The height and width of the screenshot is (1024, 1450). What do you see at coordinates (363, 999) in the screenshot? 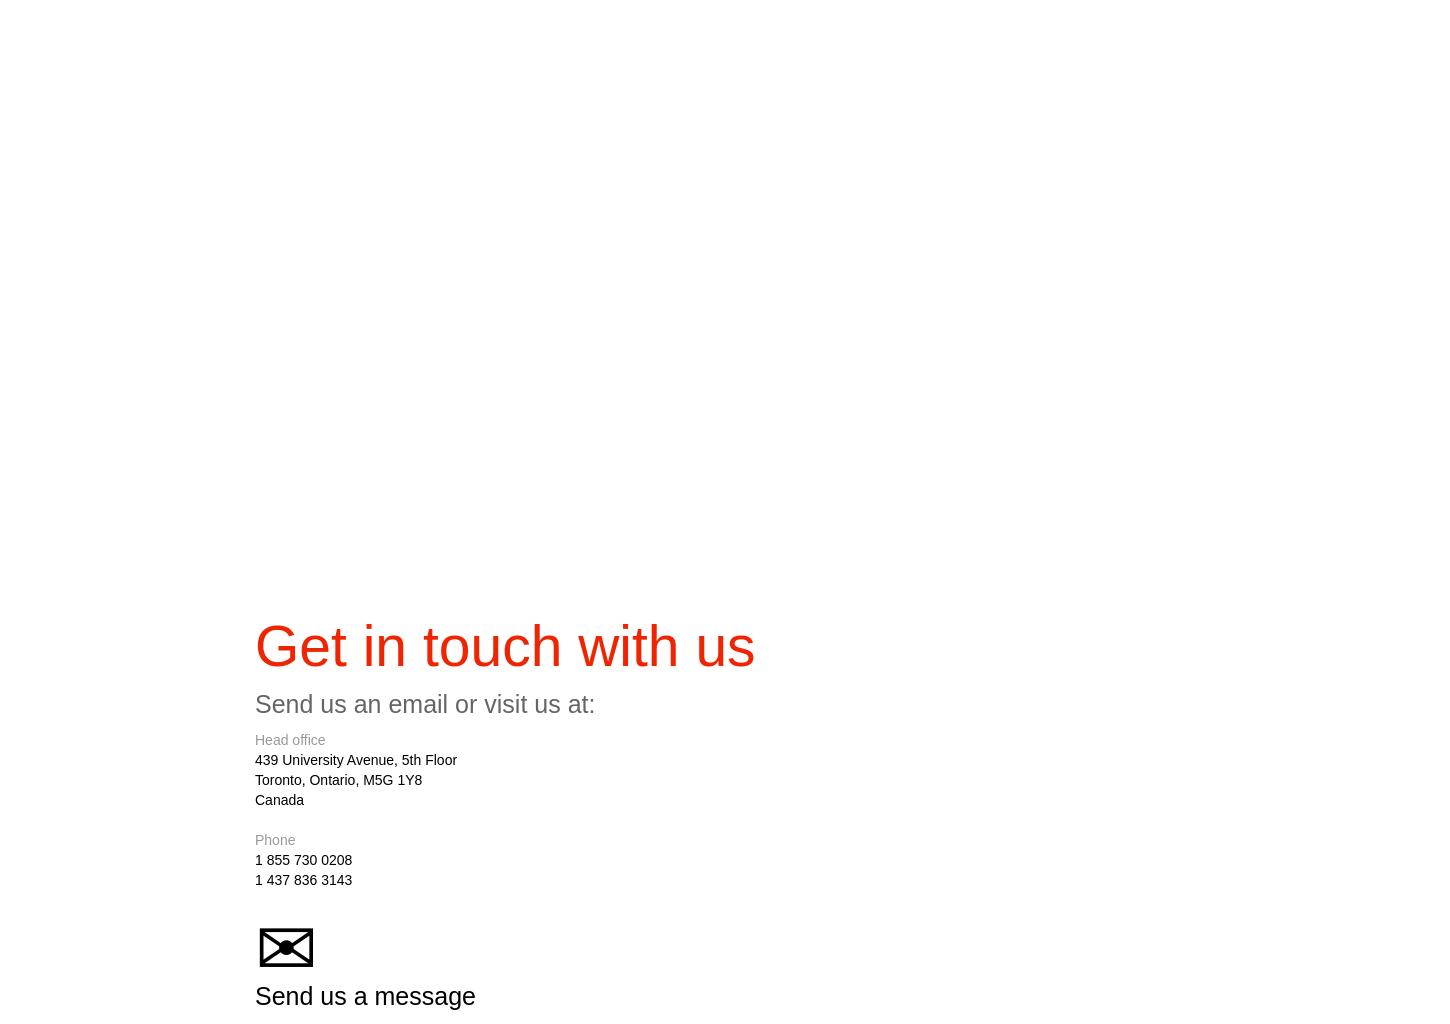
I see `'Send us a message'` at bounding box center [363, 999].